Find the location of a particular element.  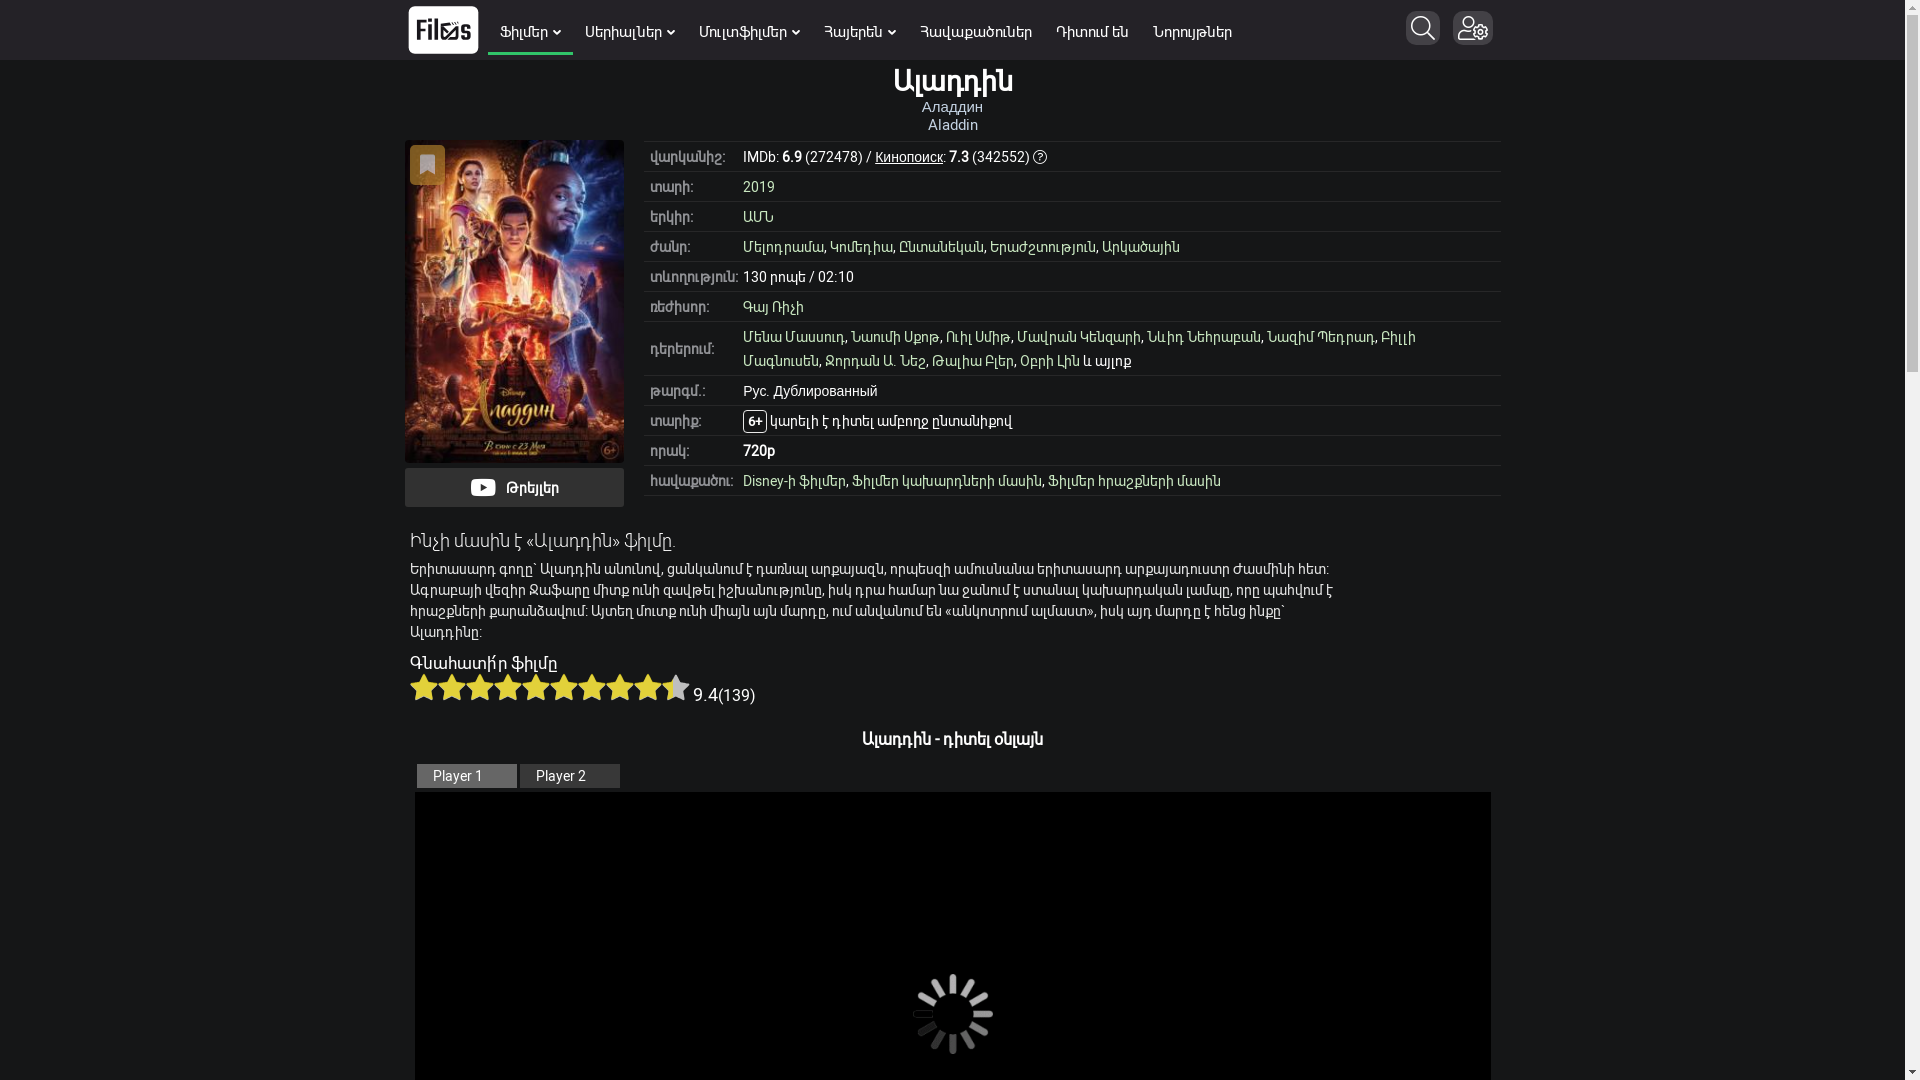

'2' is located at coordinates (450, 685).